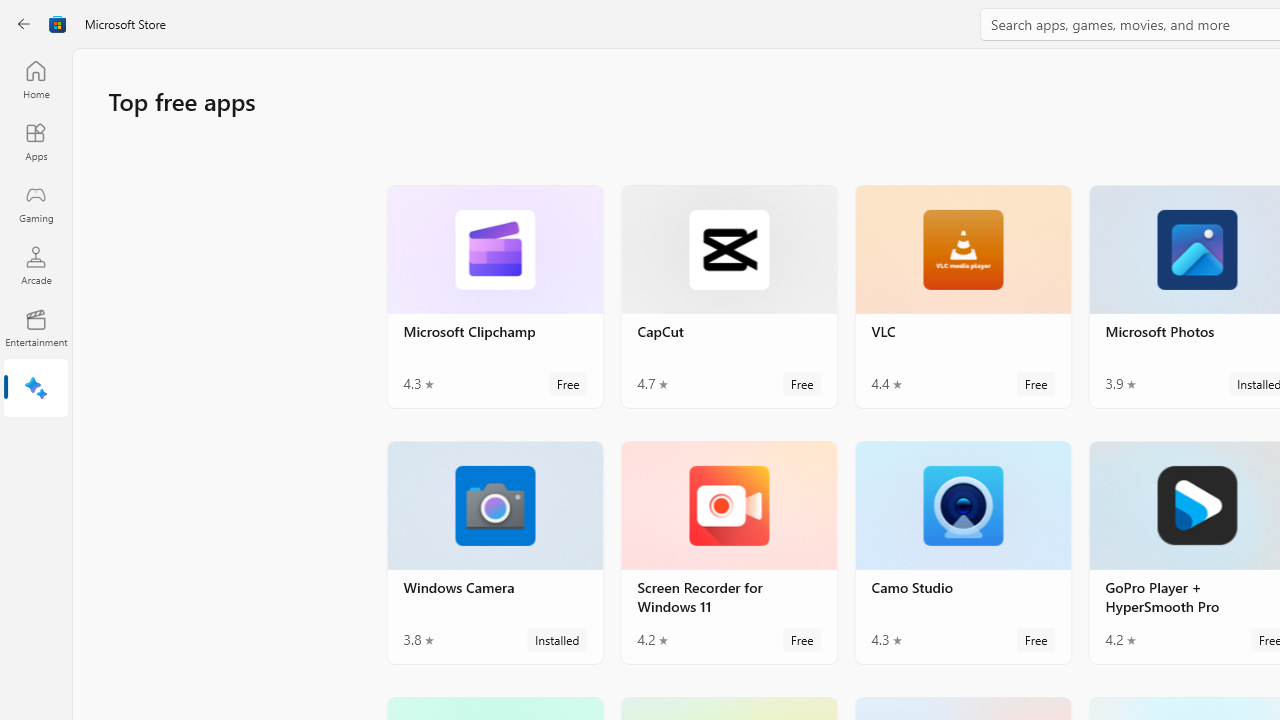 This screenshot has width=1280, height=720. What do you see at coordinates (963, 296) in the screenshot?
I see `'VLC. Average rating of 4.4 out of five stars. Free  '` at bounding box center [963, 296].